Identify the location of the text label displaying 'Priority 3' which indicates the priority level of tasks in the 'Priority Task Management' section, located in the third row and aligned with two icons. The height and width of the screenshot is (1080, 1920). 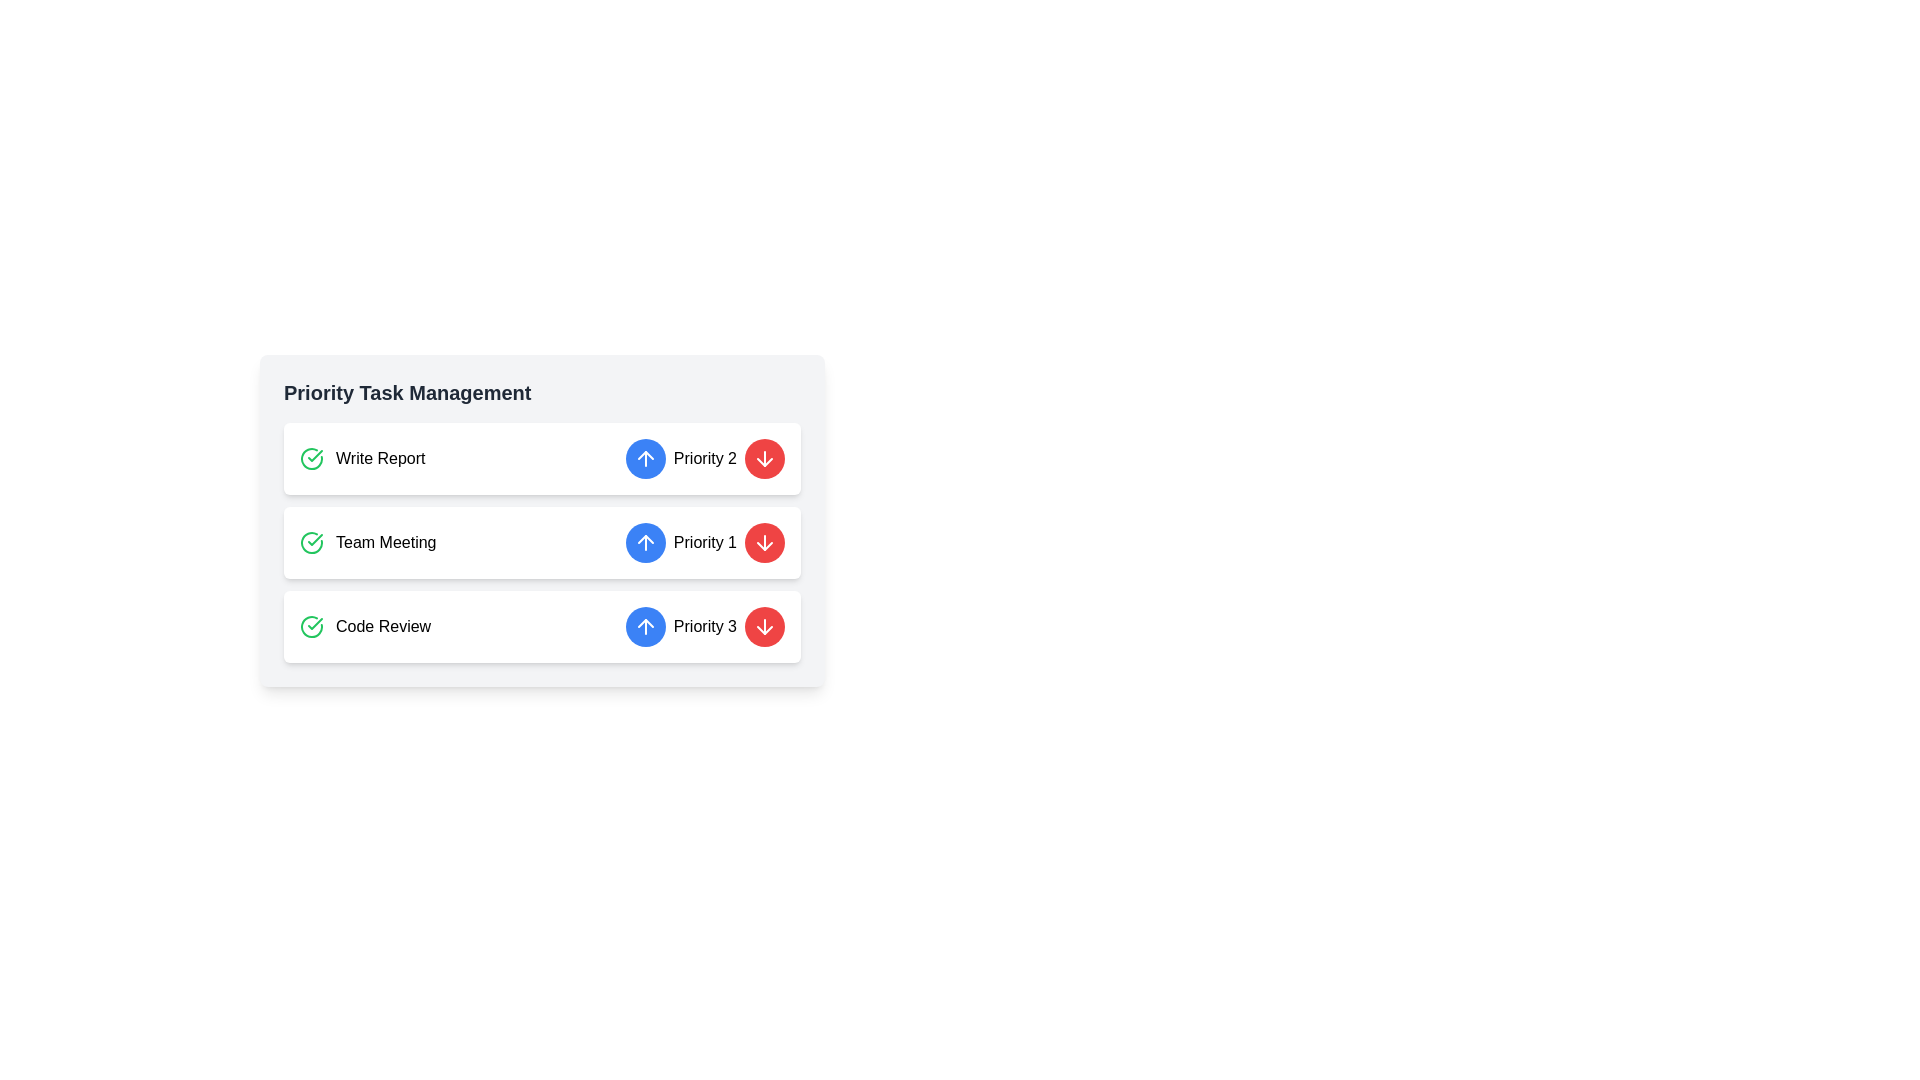
(705, 626).